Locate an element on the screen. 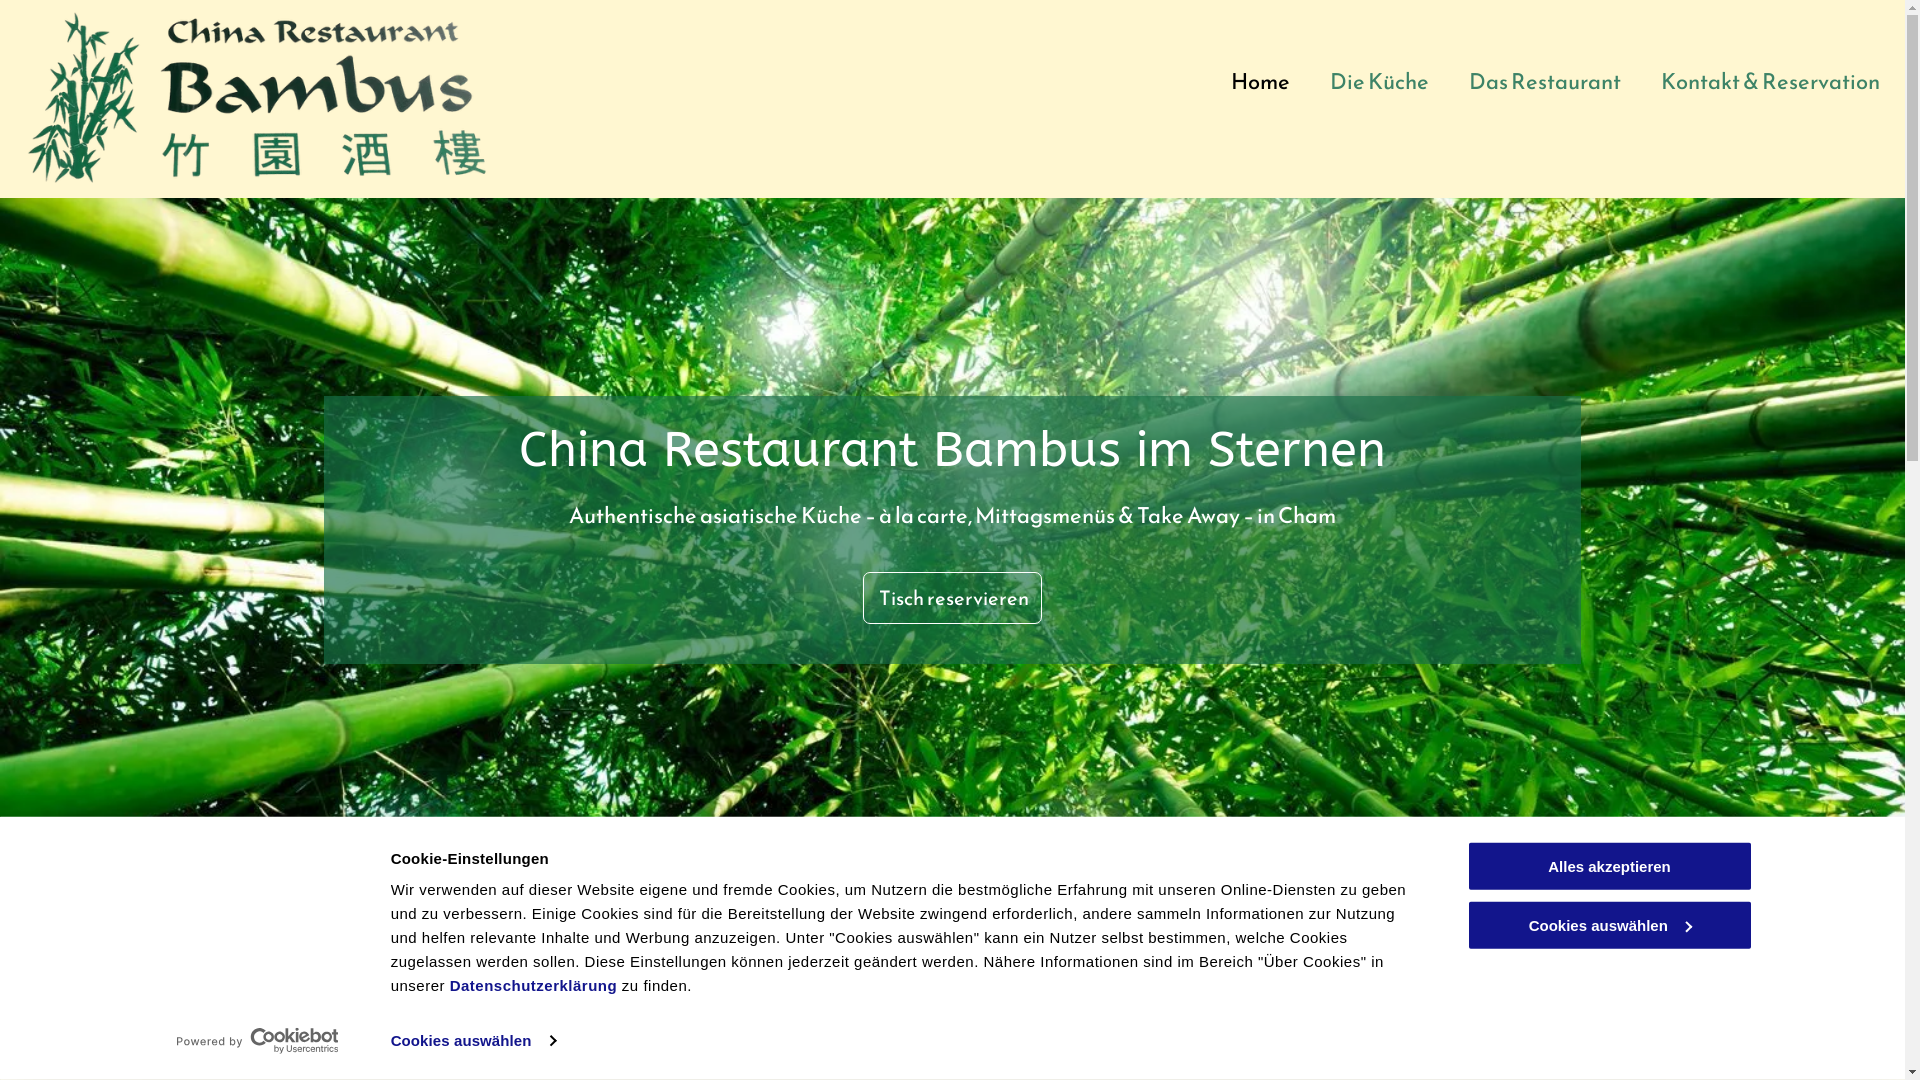  'Home' is located at coordinates (1259, 80).